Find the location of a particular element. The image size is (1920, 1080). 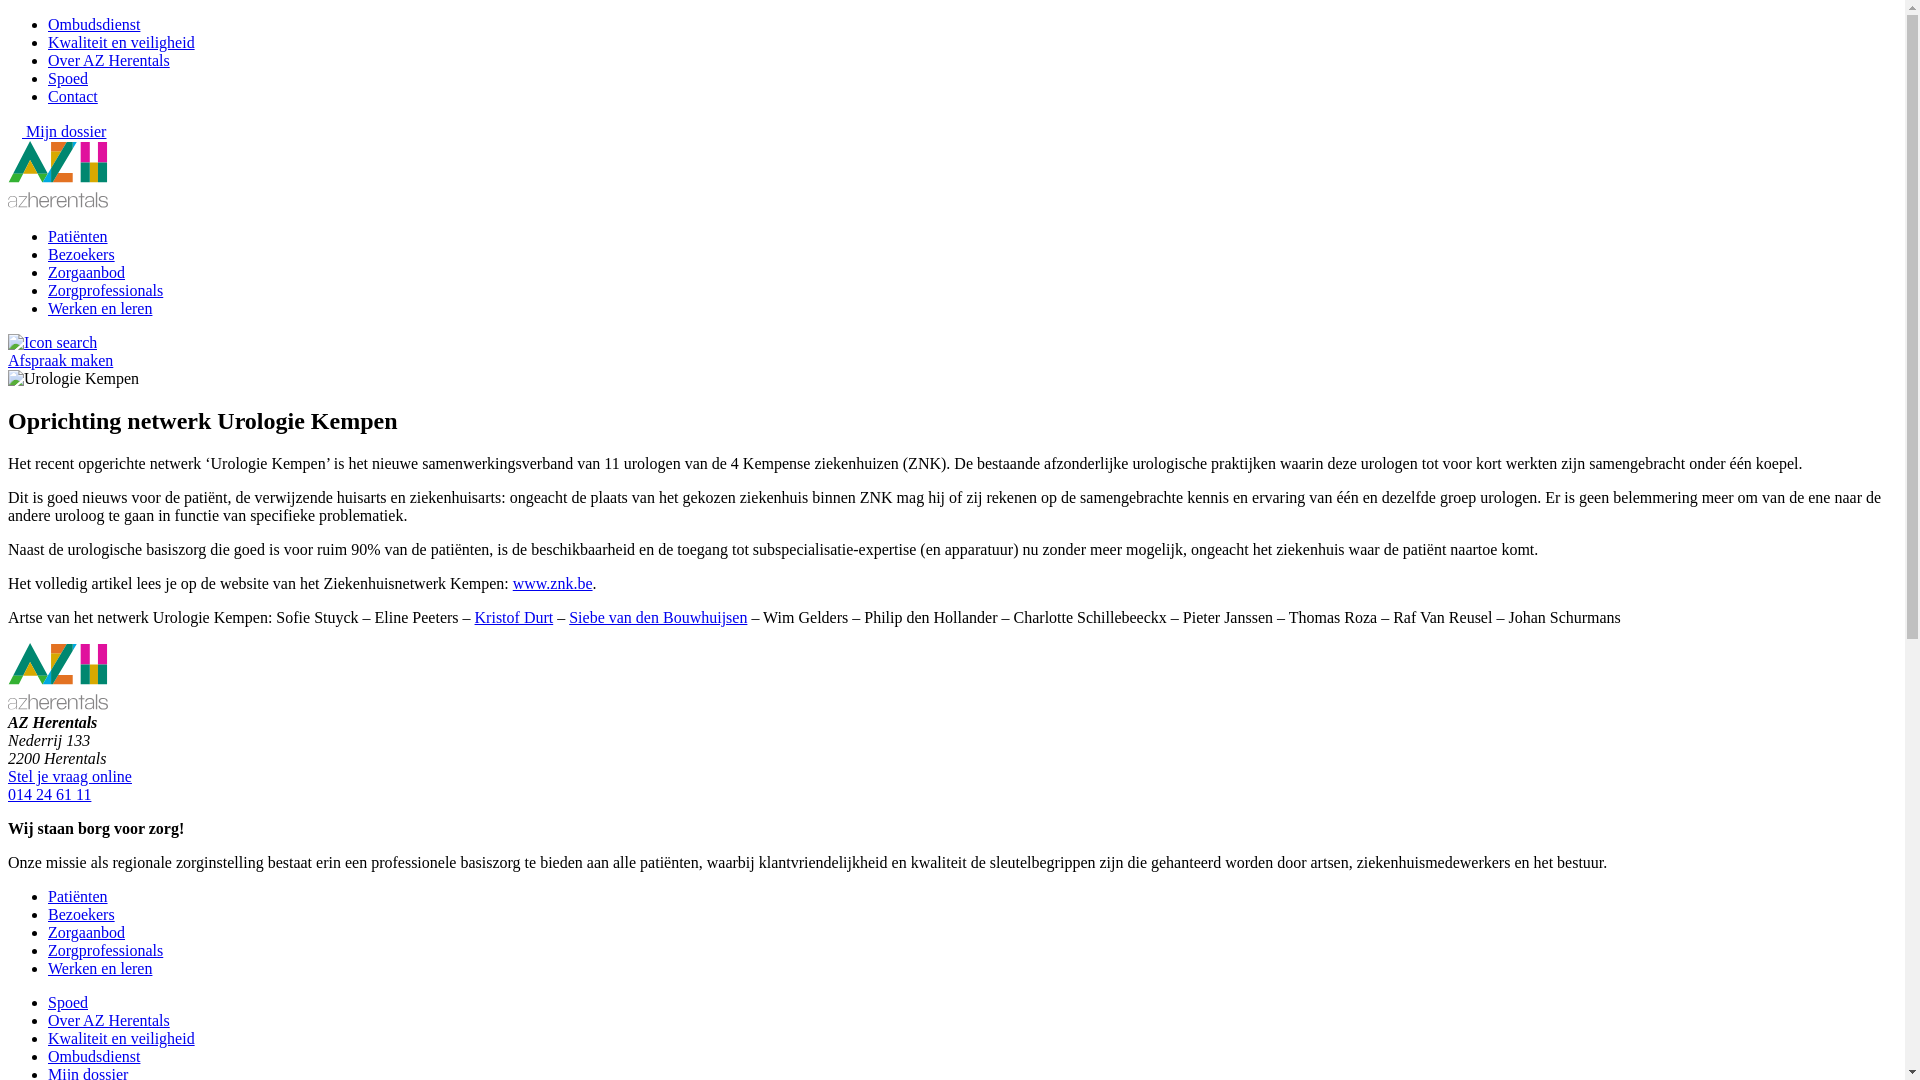

'Home' is located at coordinates (57, 202).